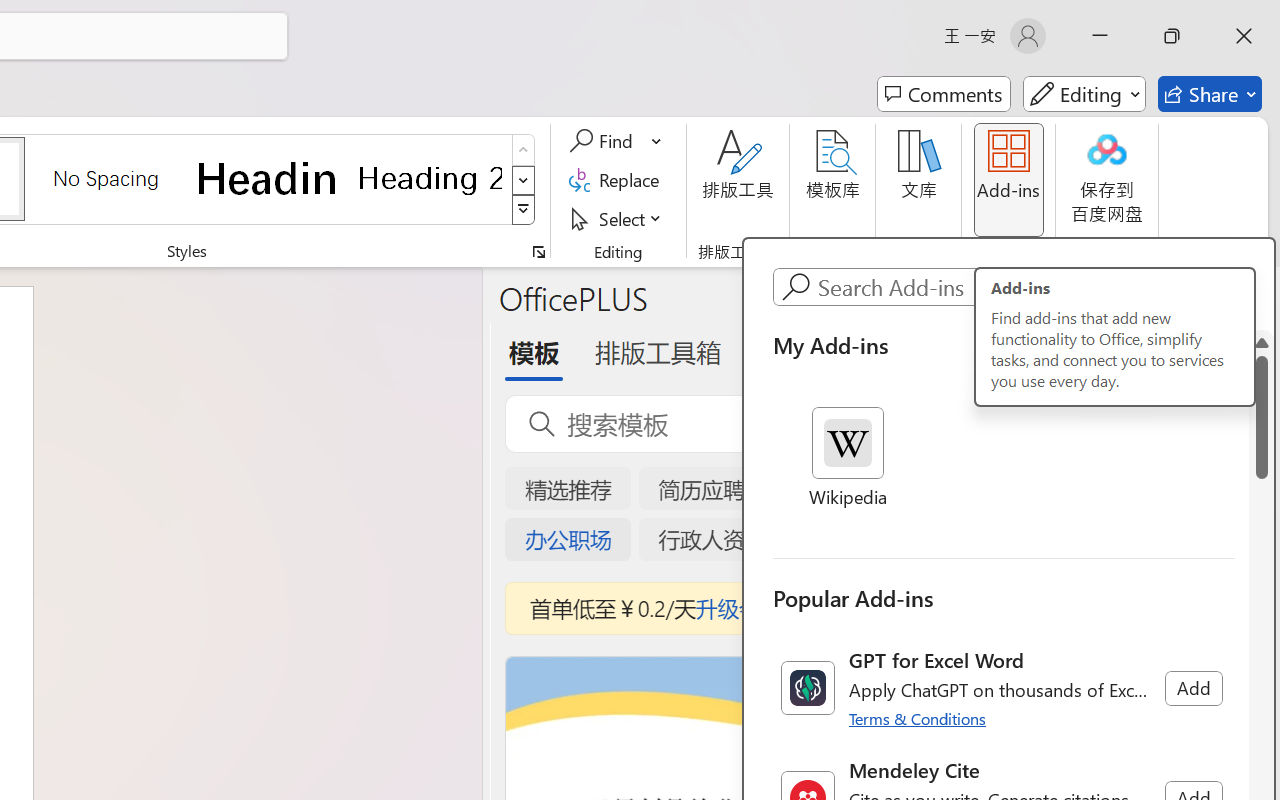  Describe the element at coordinates (616, 179) in the screenshot. I see `'Replace...'` at that location.